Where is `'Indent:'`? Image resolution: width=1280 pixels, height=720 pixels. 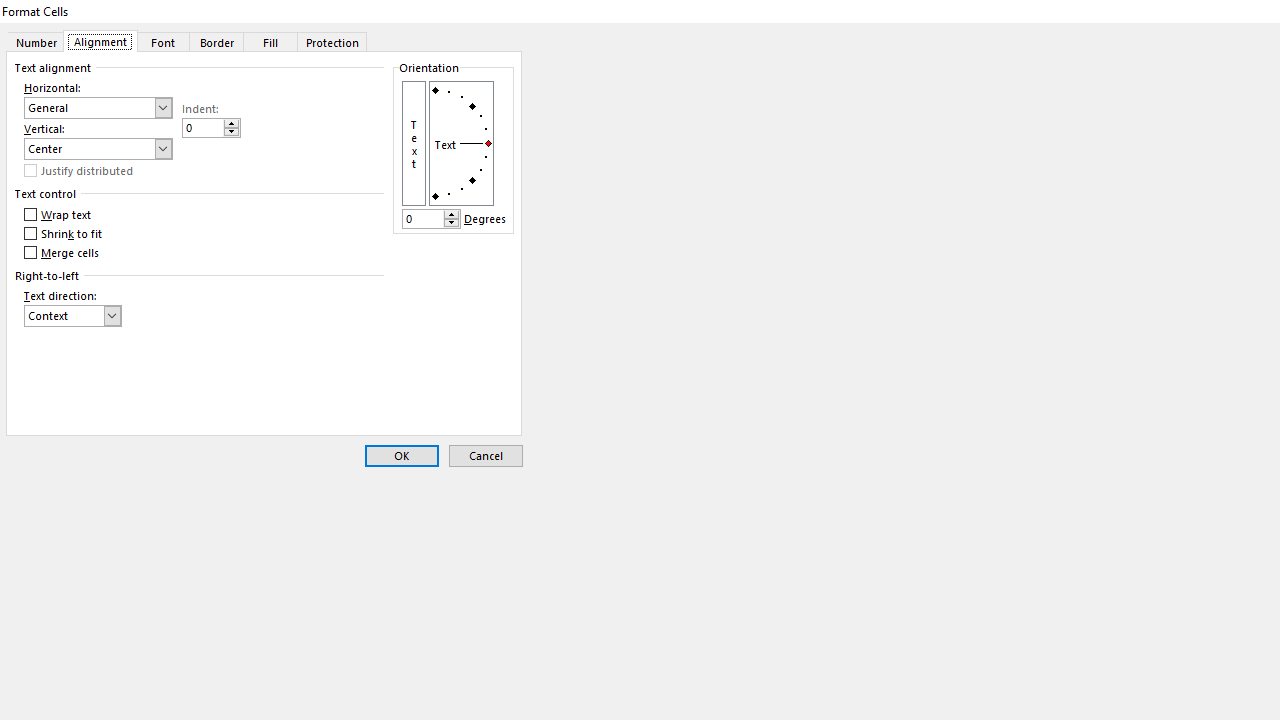 'Indent:' is located at coordinates (211, 128).